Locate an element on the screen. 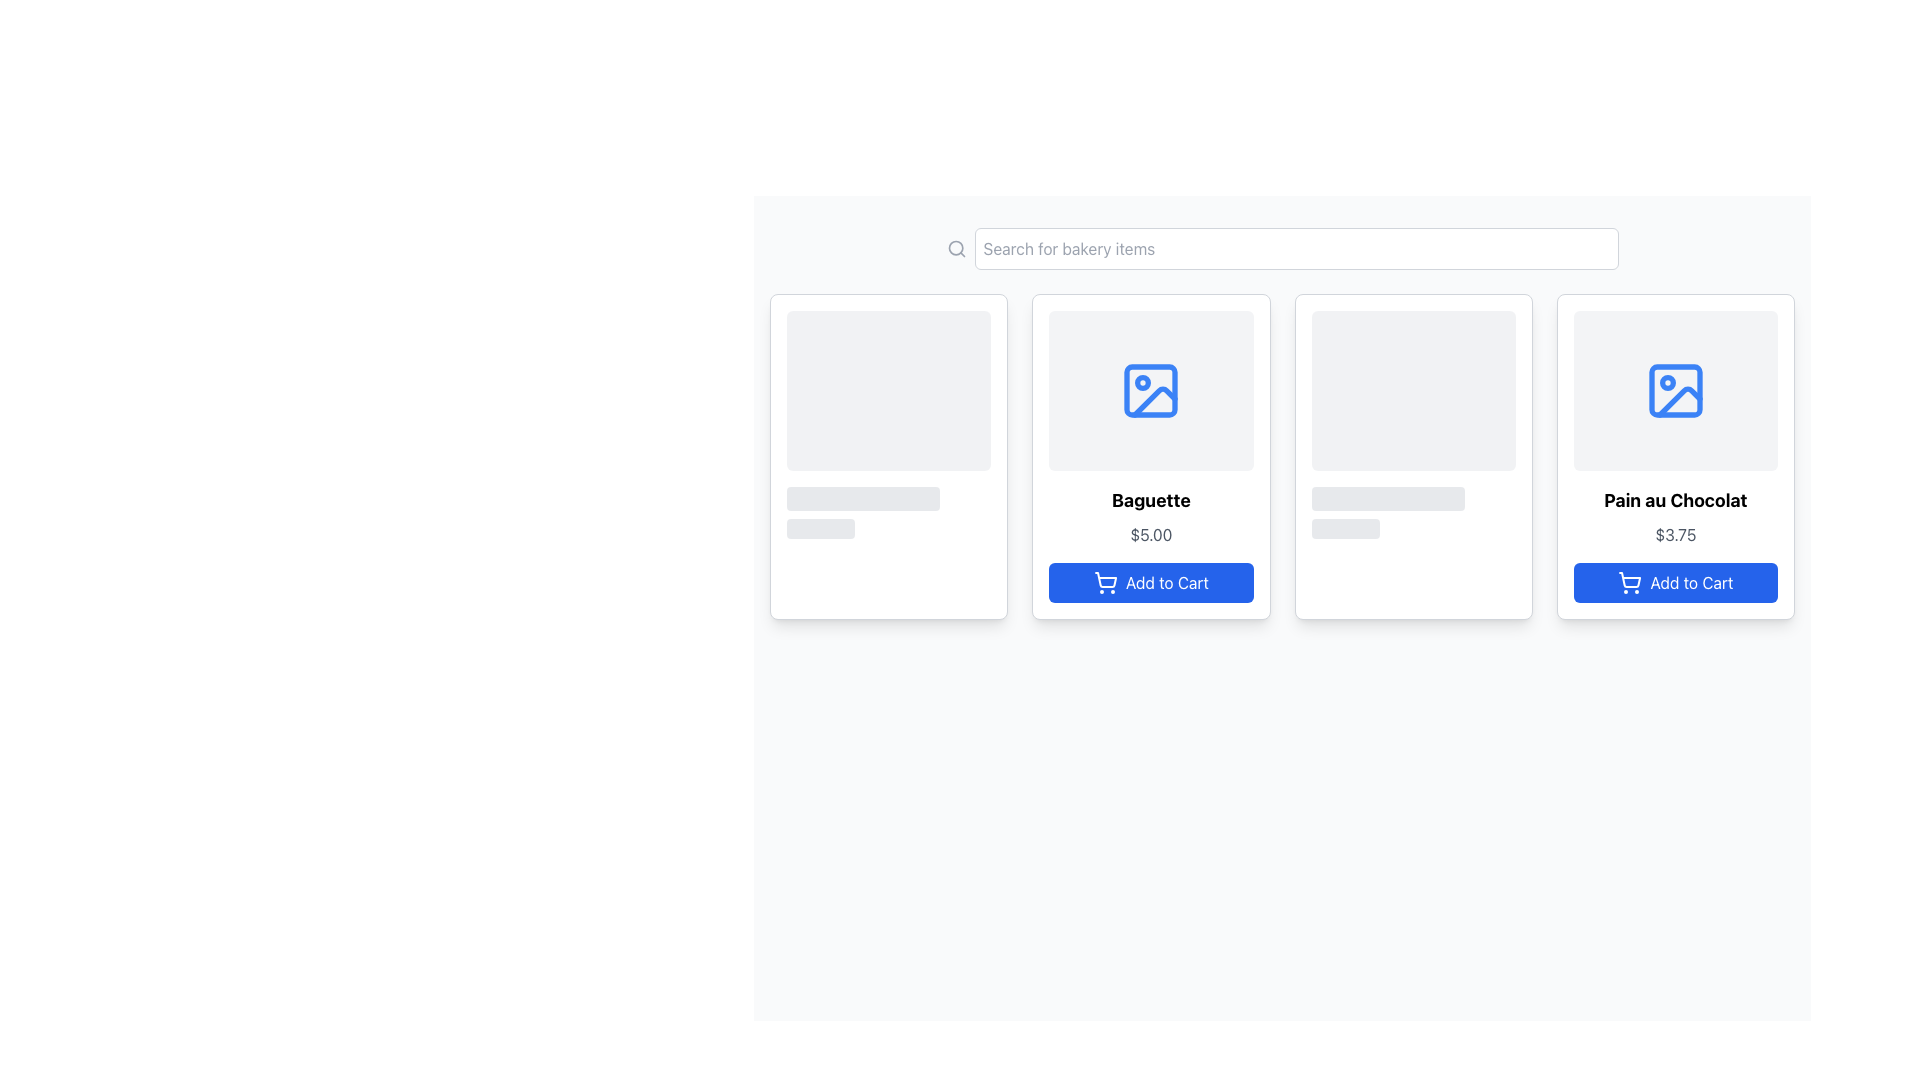 The image size is (1920, 1080). the 'Pain au Chocolat' text label located at the bottom of the card layout is located at coordinates (1675, 500).